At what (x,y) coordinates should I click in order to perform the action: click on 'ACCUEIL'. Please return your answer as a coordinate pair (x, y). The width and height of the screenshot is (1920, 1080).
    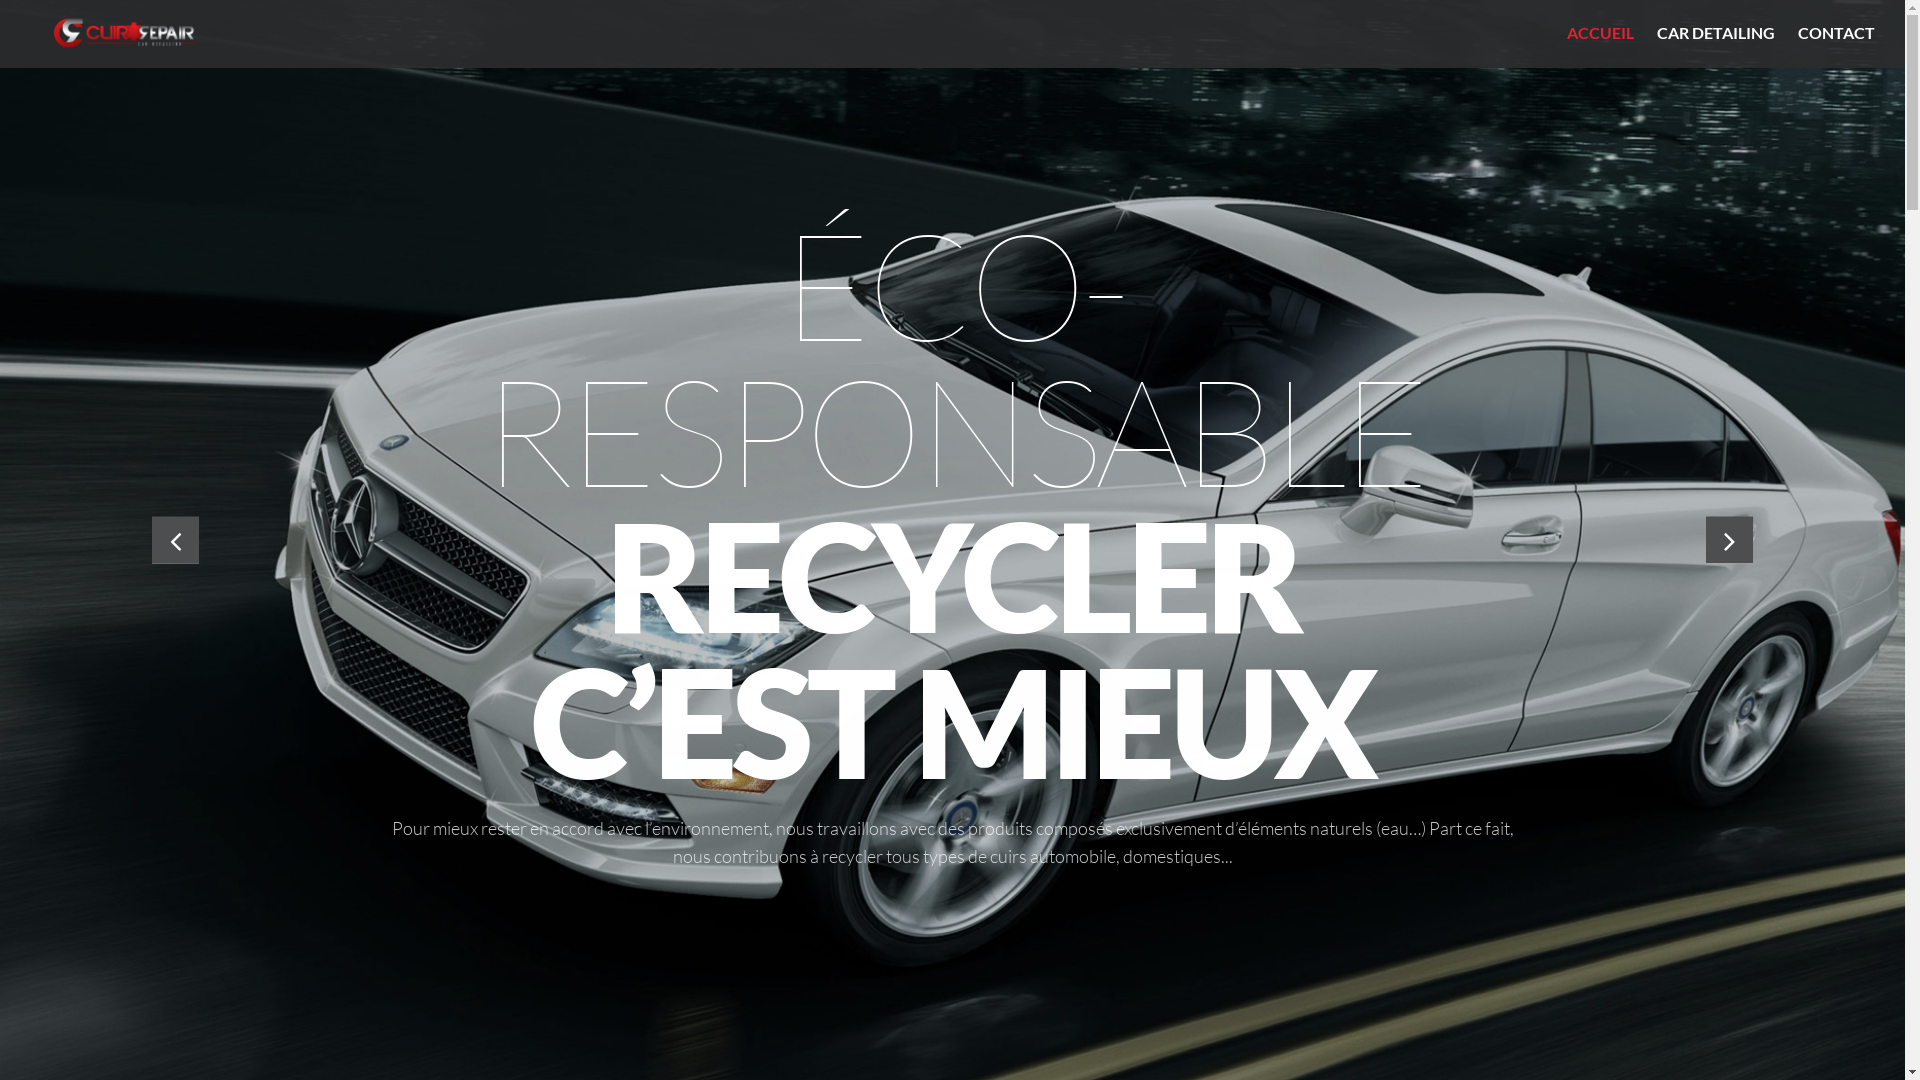
    Looking at the image, I should click on (1565, 32).